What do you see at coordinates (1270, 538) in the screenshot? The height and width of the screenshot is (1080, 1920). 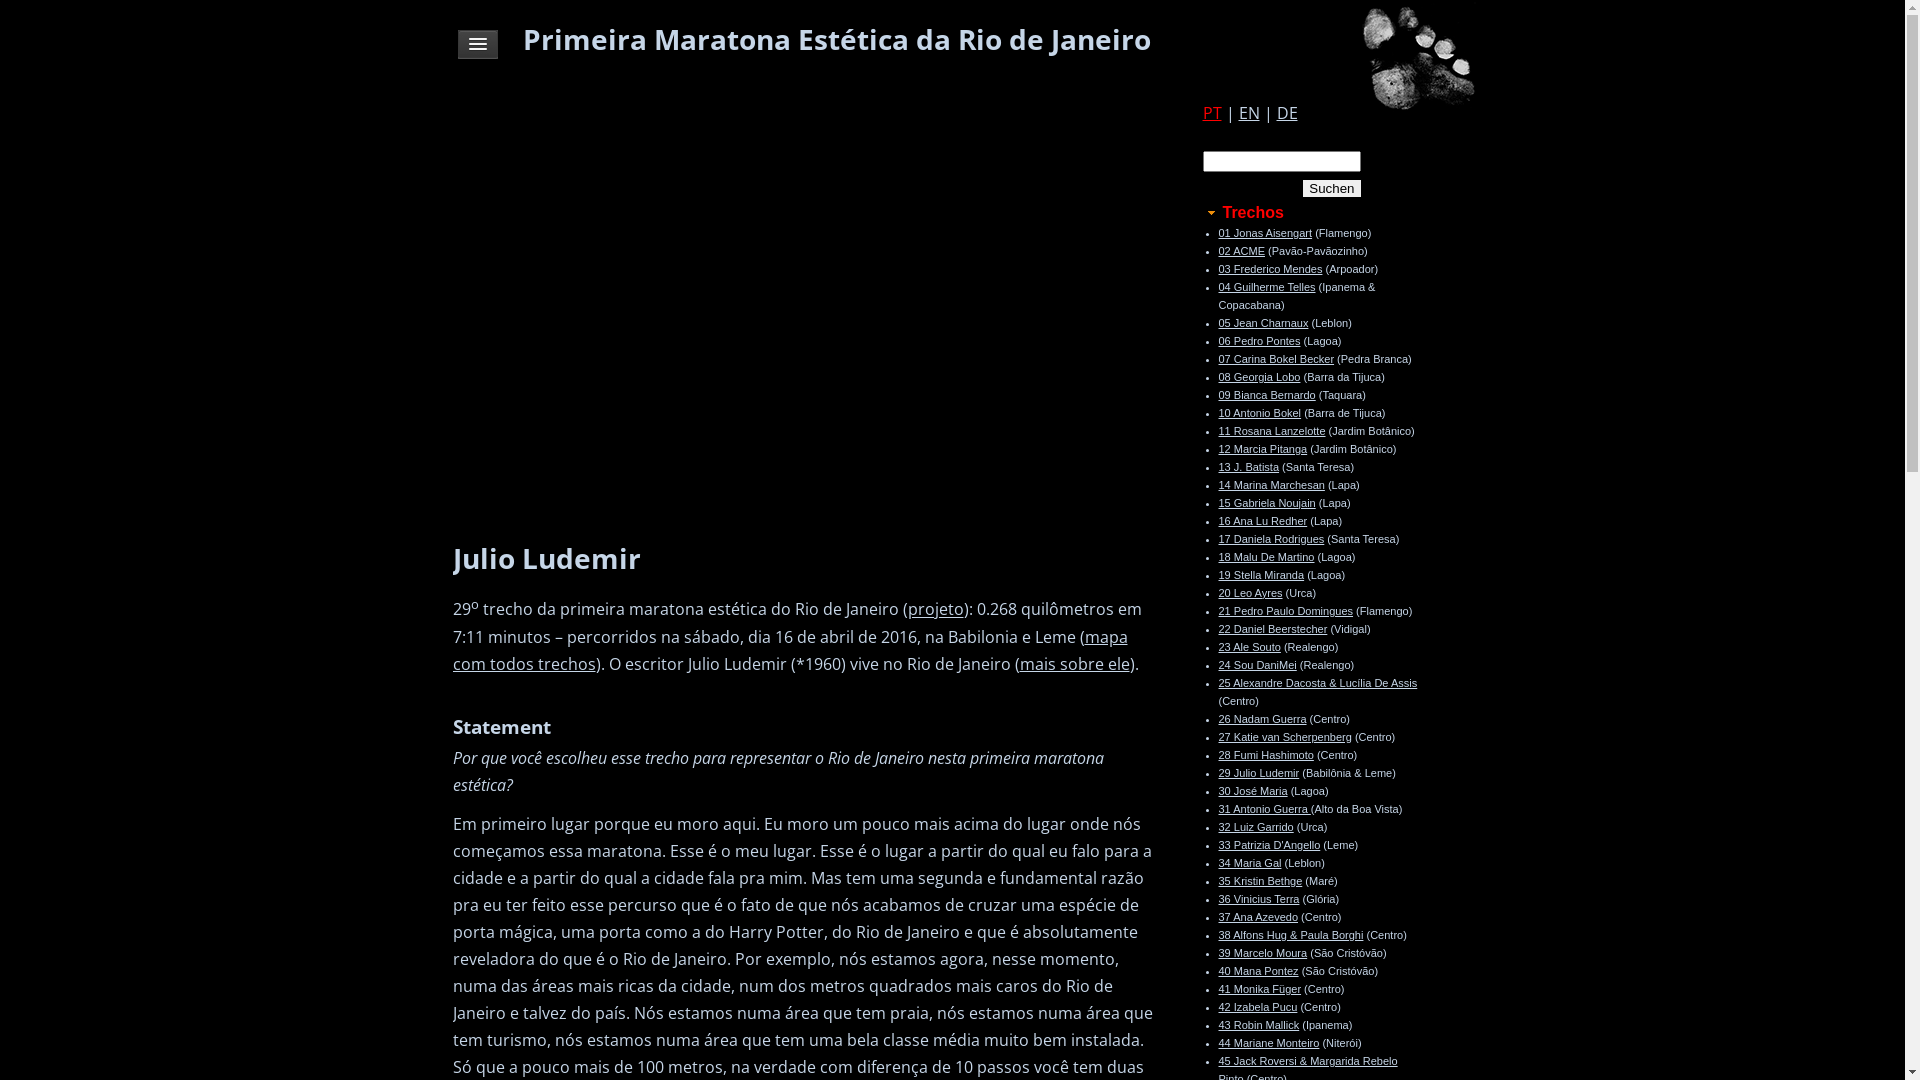 I see `'17 Daniela Rodrigues'` at bounding box center [1270, 538].